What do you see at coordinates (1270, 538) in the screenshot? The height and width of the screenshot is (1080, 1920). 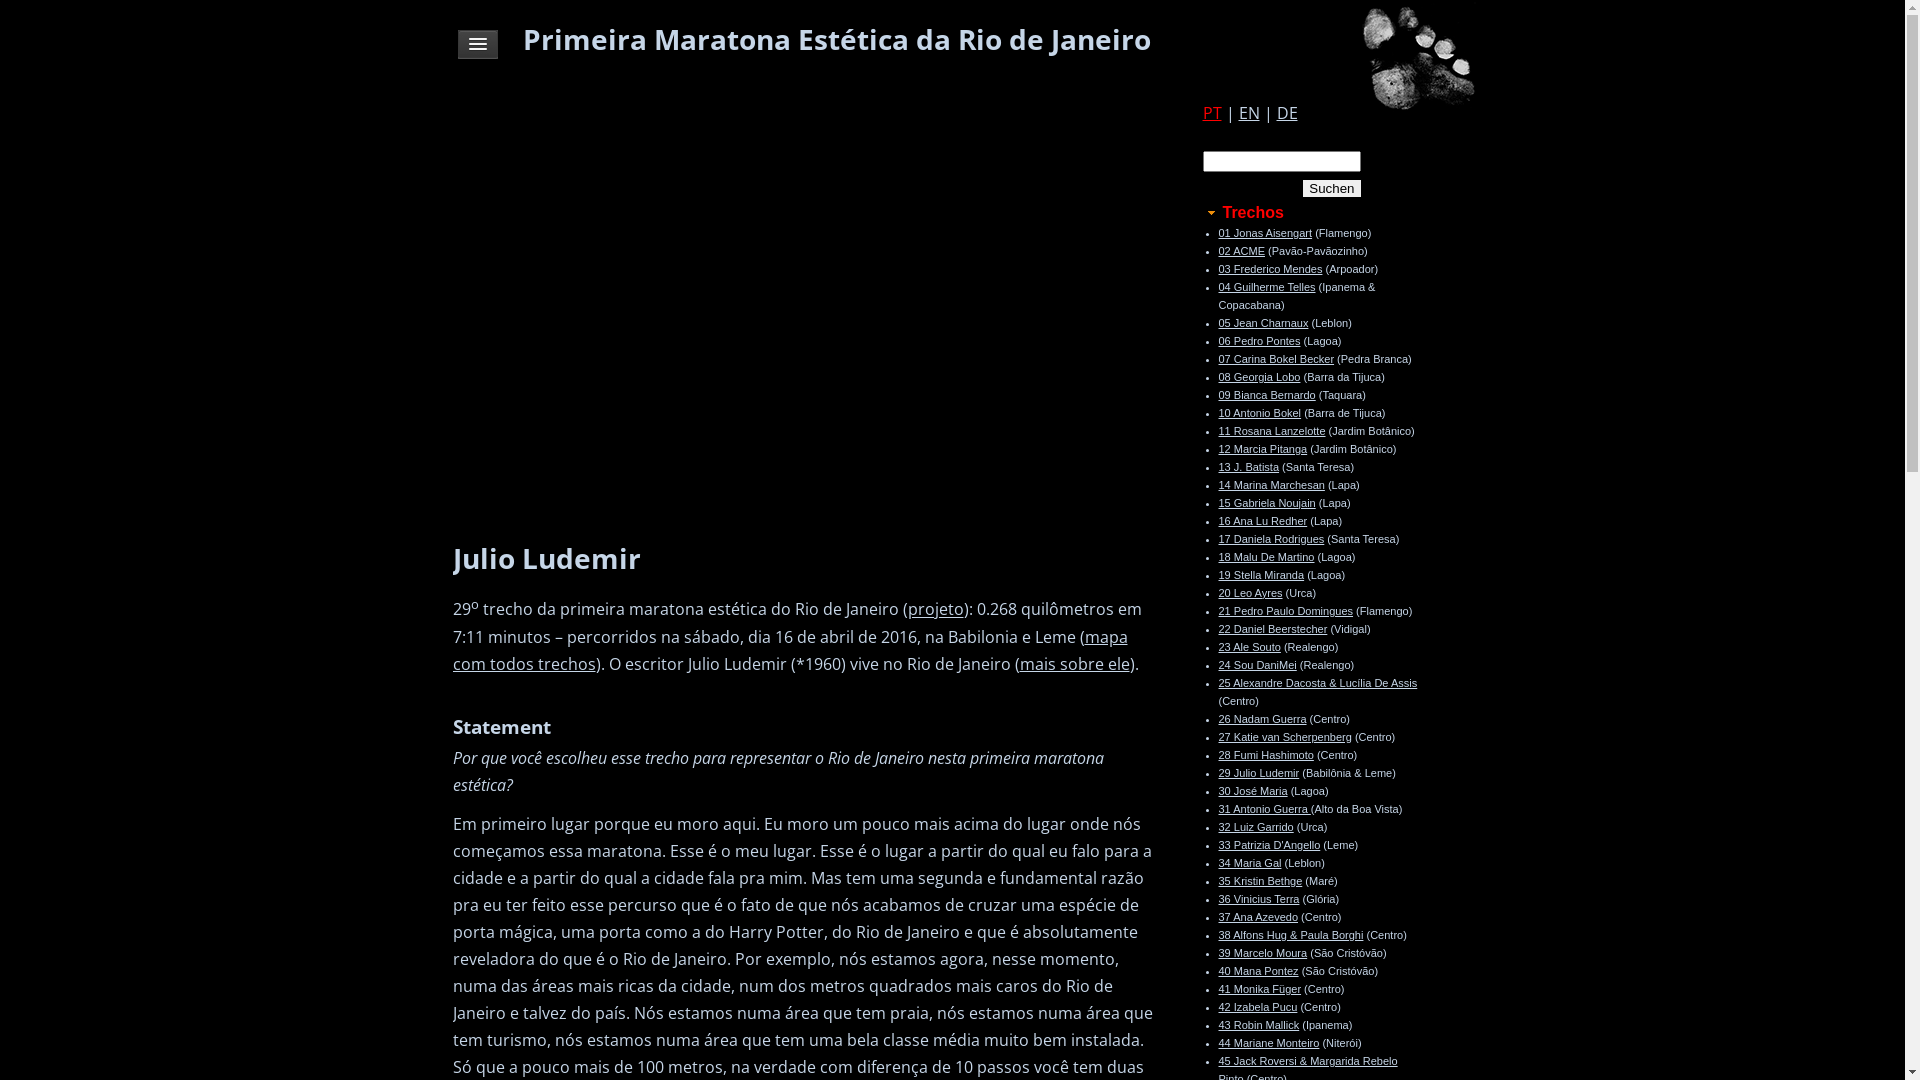 I see `'17 Daniela Rodrigues'` at bounding box center [1270, 538].